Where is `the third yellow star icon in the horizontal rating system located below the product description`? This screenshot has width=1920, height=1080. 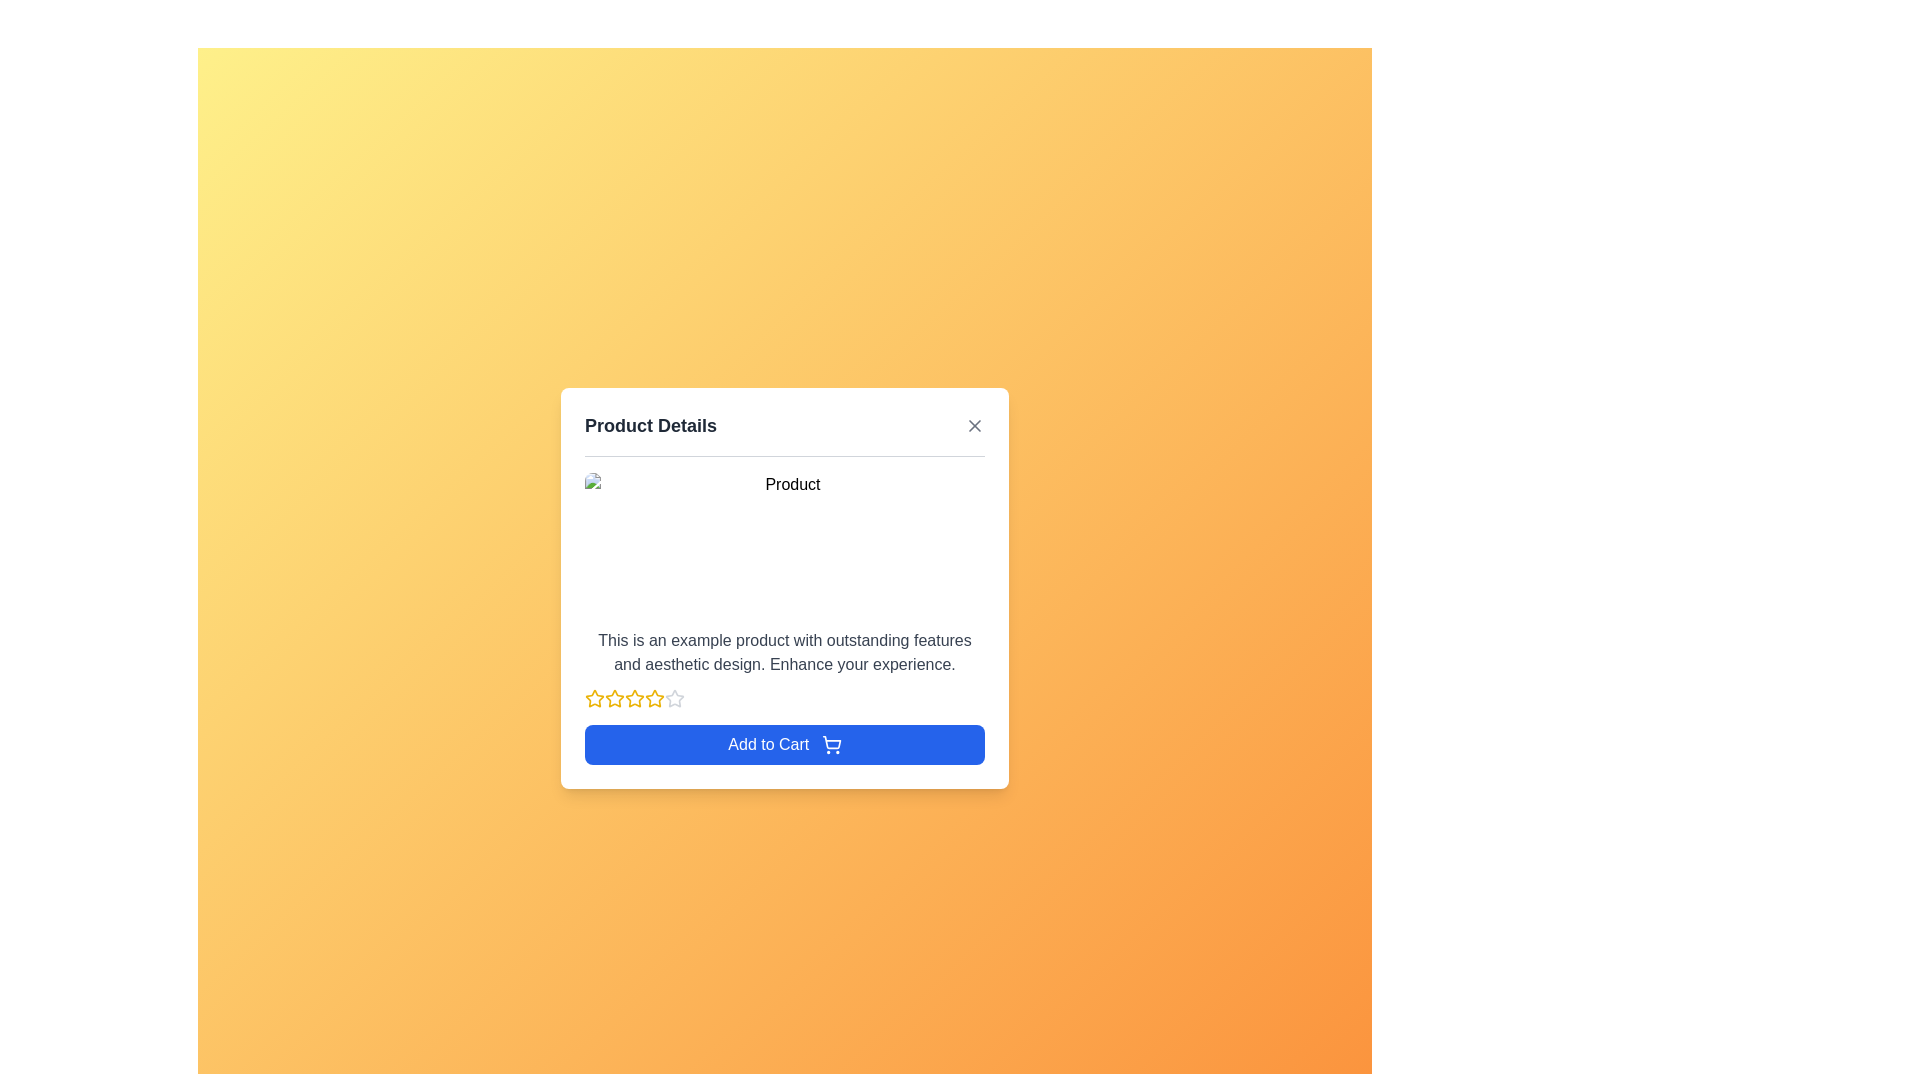 the third yellow star icon in the horizontal rating system located below the product description is located at coordinates (633, 697).